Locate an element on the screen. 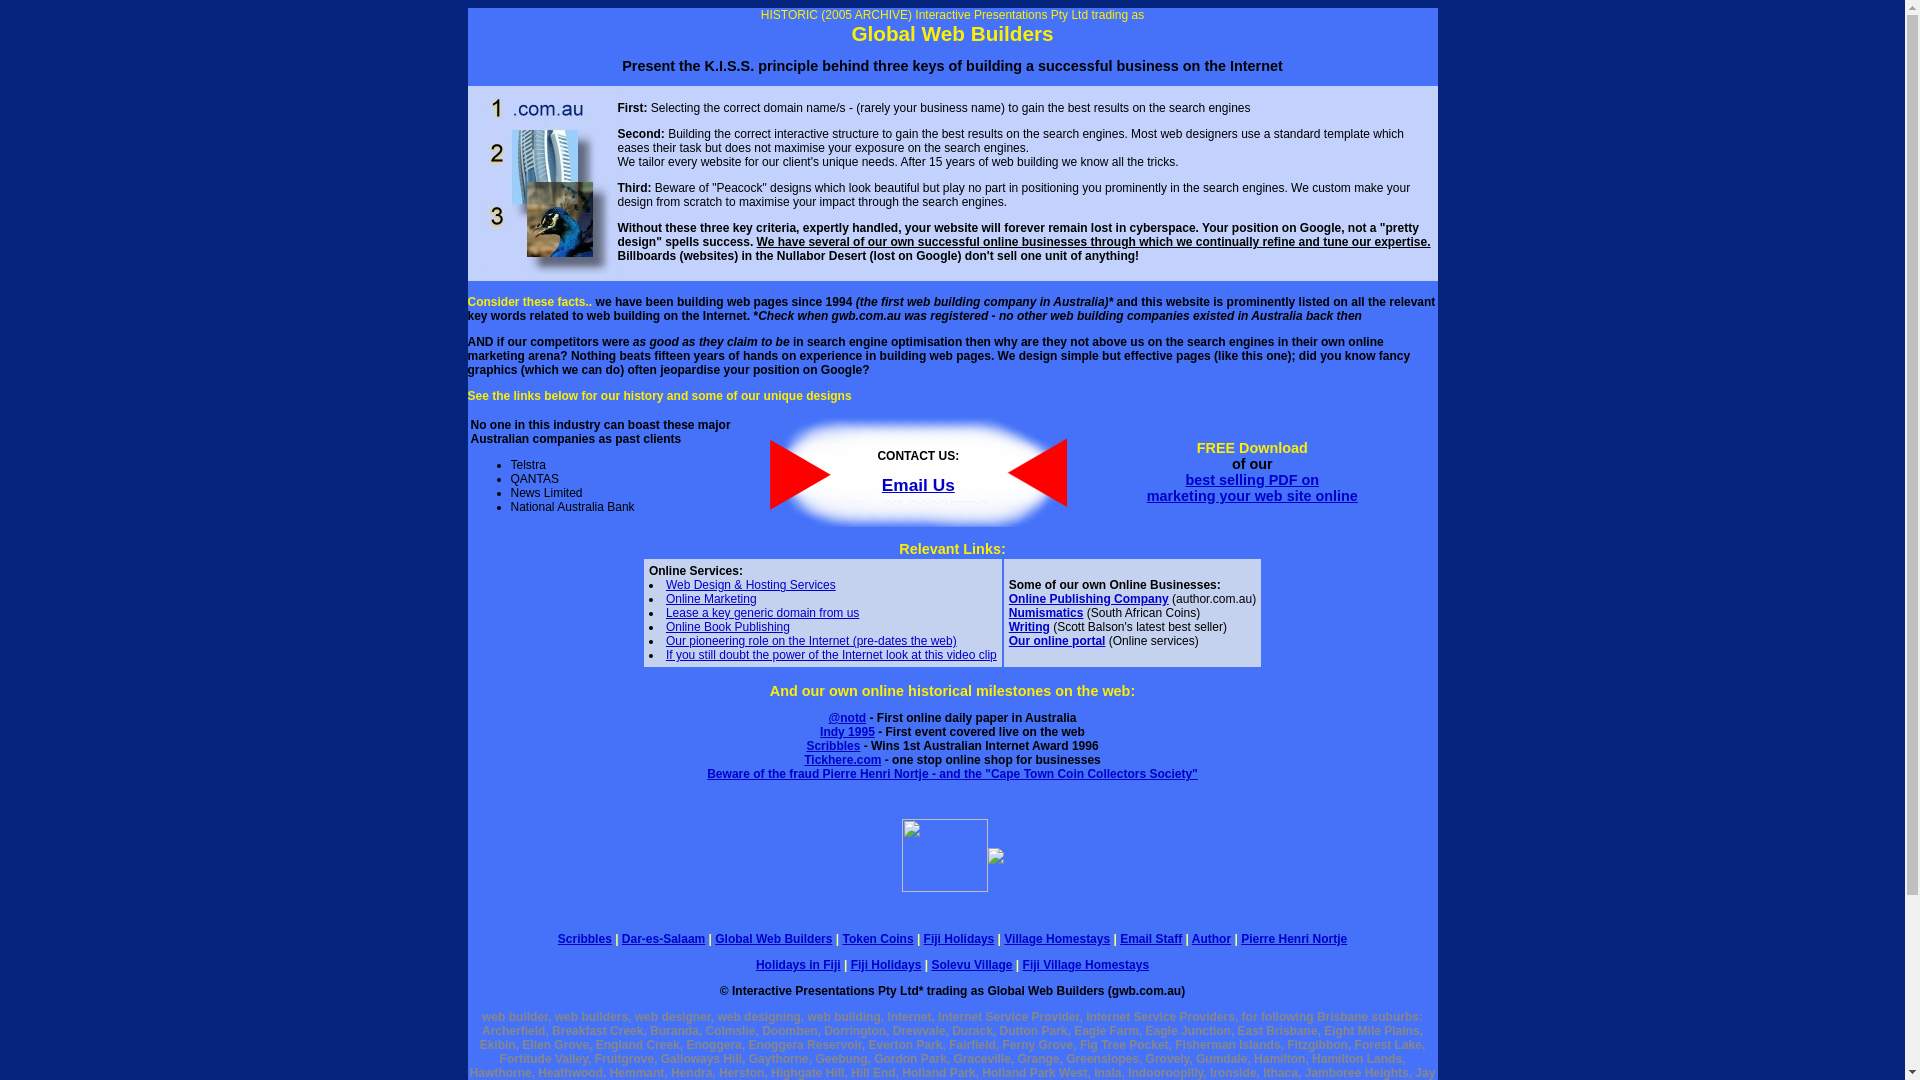 This screenshot has width=1920, height=1080. 'Web Design & Hosting Services' is located at coordinates (749, 585).